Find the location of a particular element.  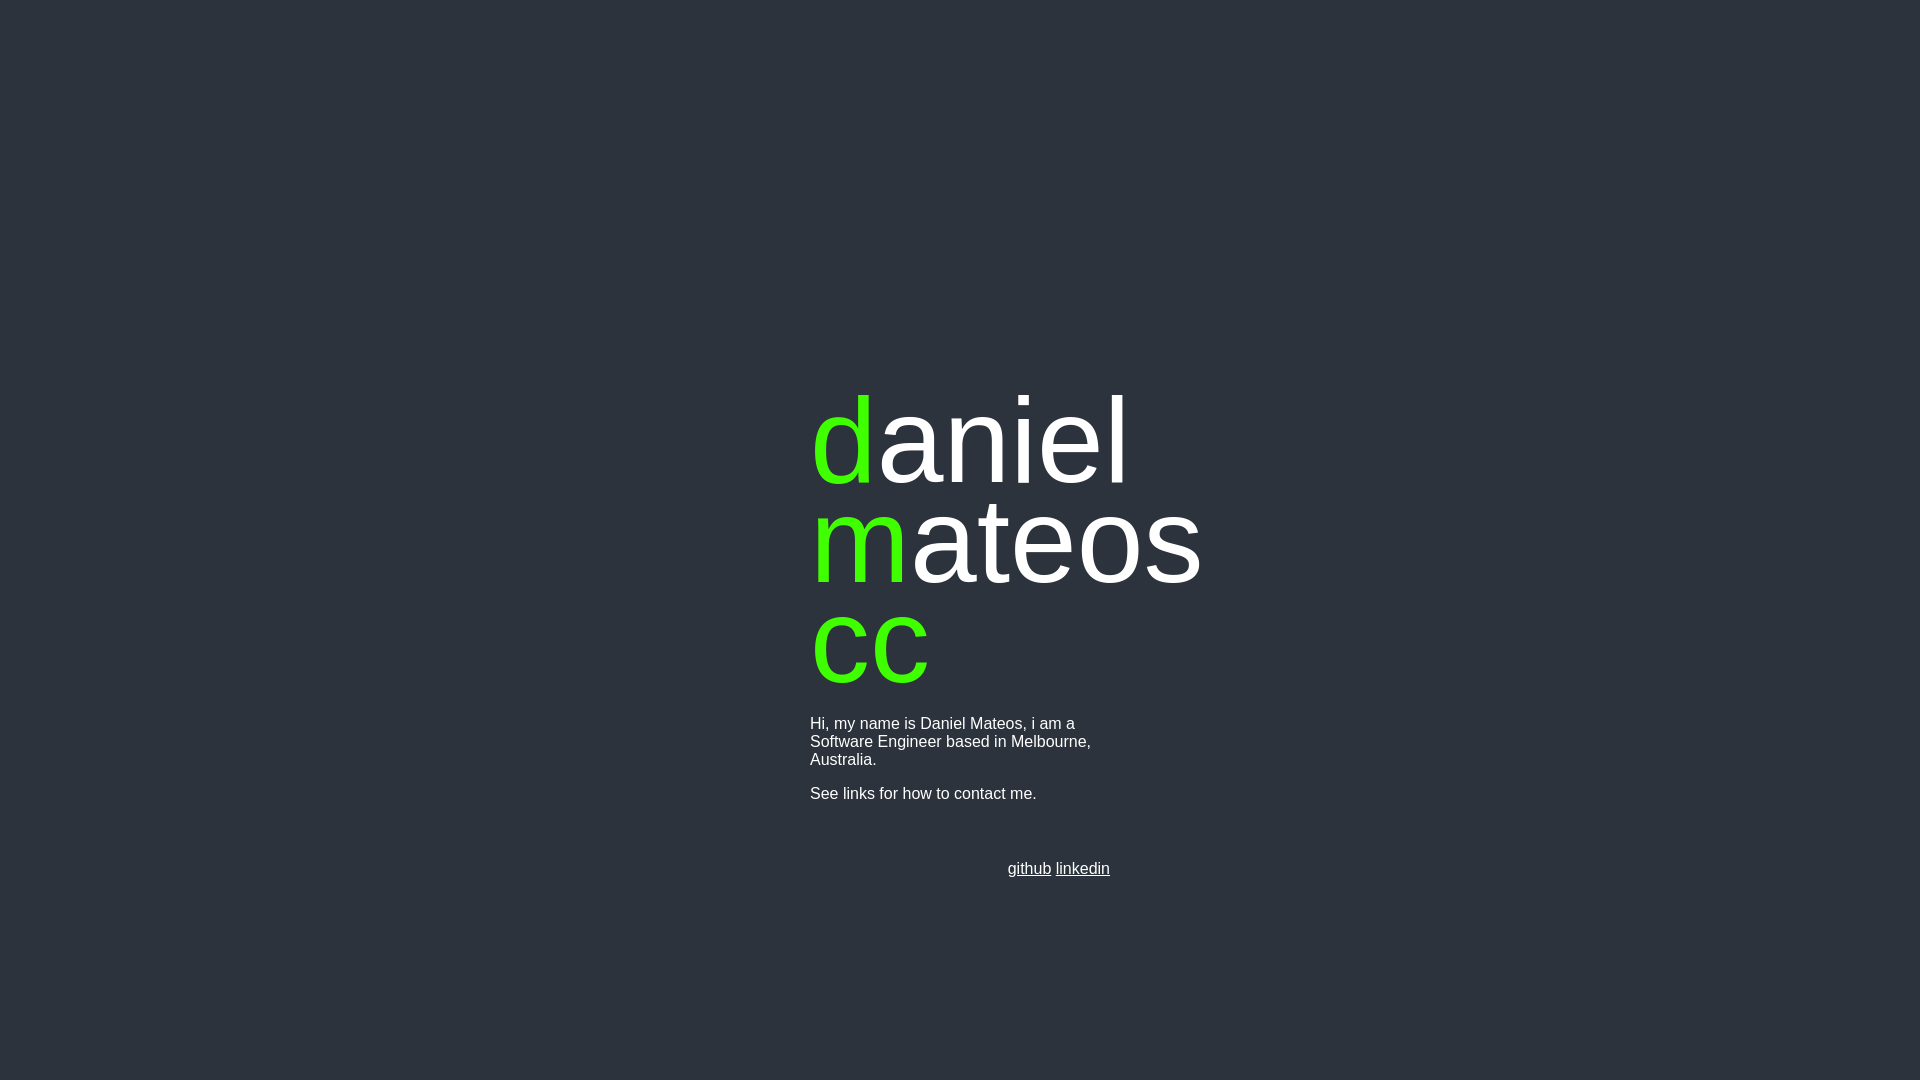

'github' is located at coordinates (1030, 867).